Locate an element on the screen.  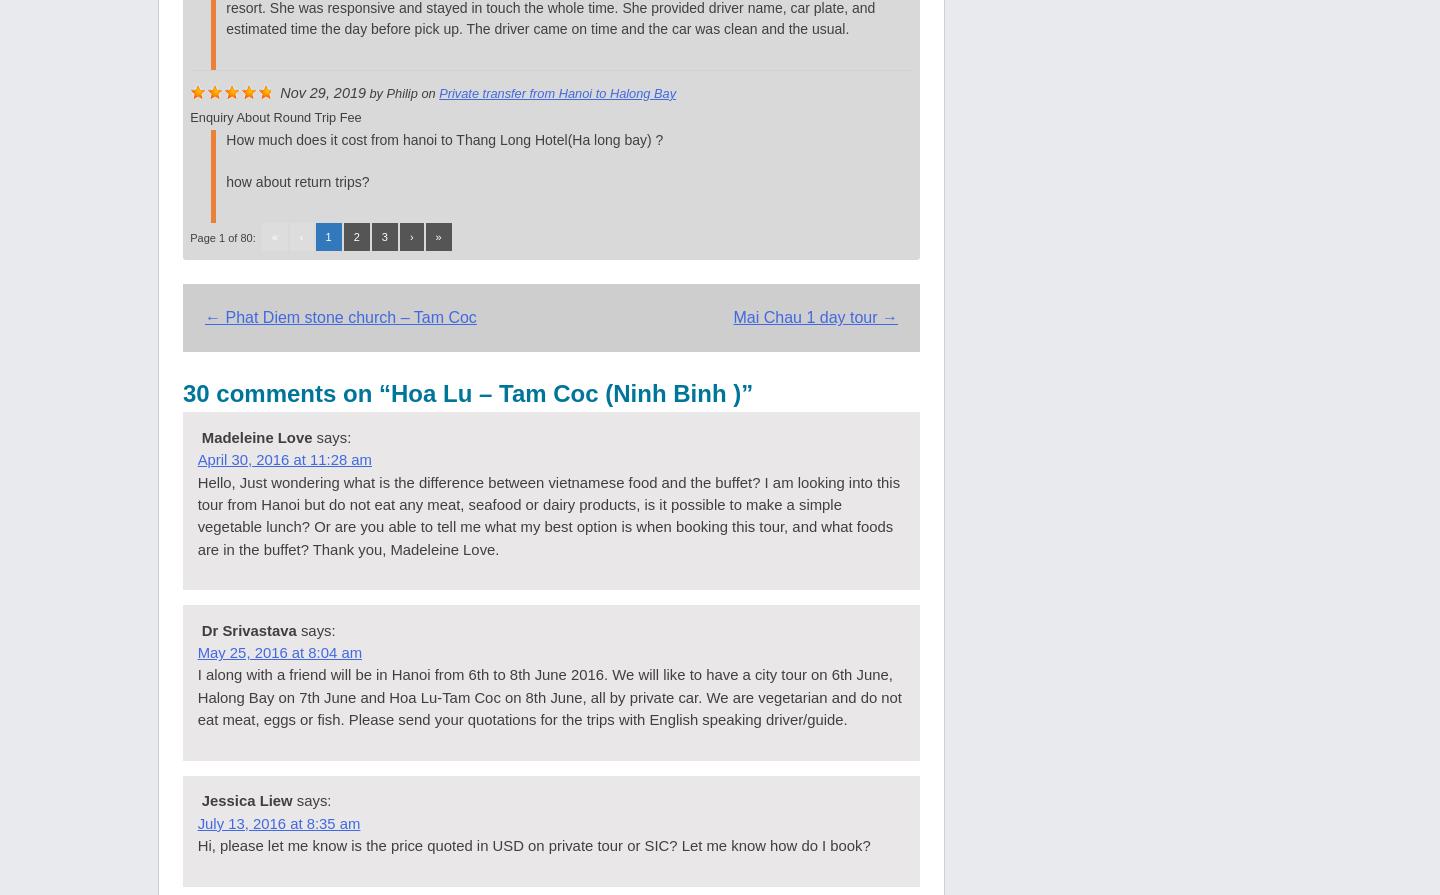
'Dr Srivastava' is located at coordinates (247, 628).